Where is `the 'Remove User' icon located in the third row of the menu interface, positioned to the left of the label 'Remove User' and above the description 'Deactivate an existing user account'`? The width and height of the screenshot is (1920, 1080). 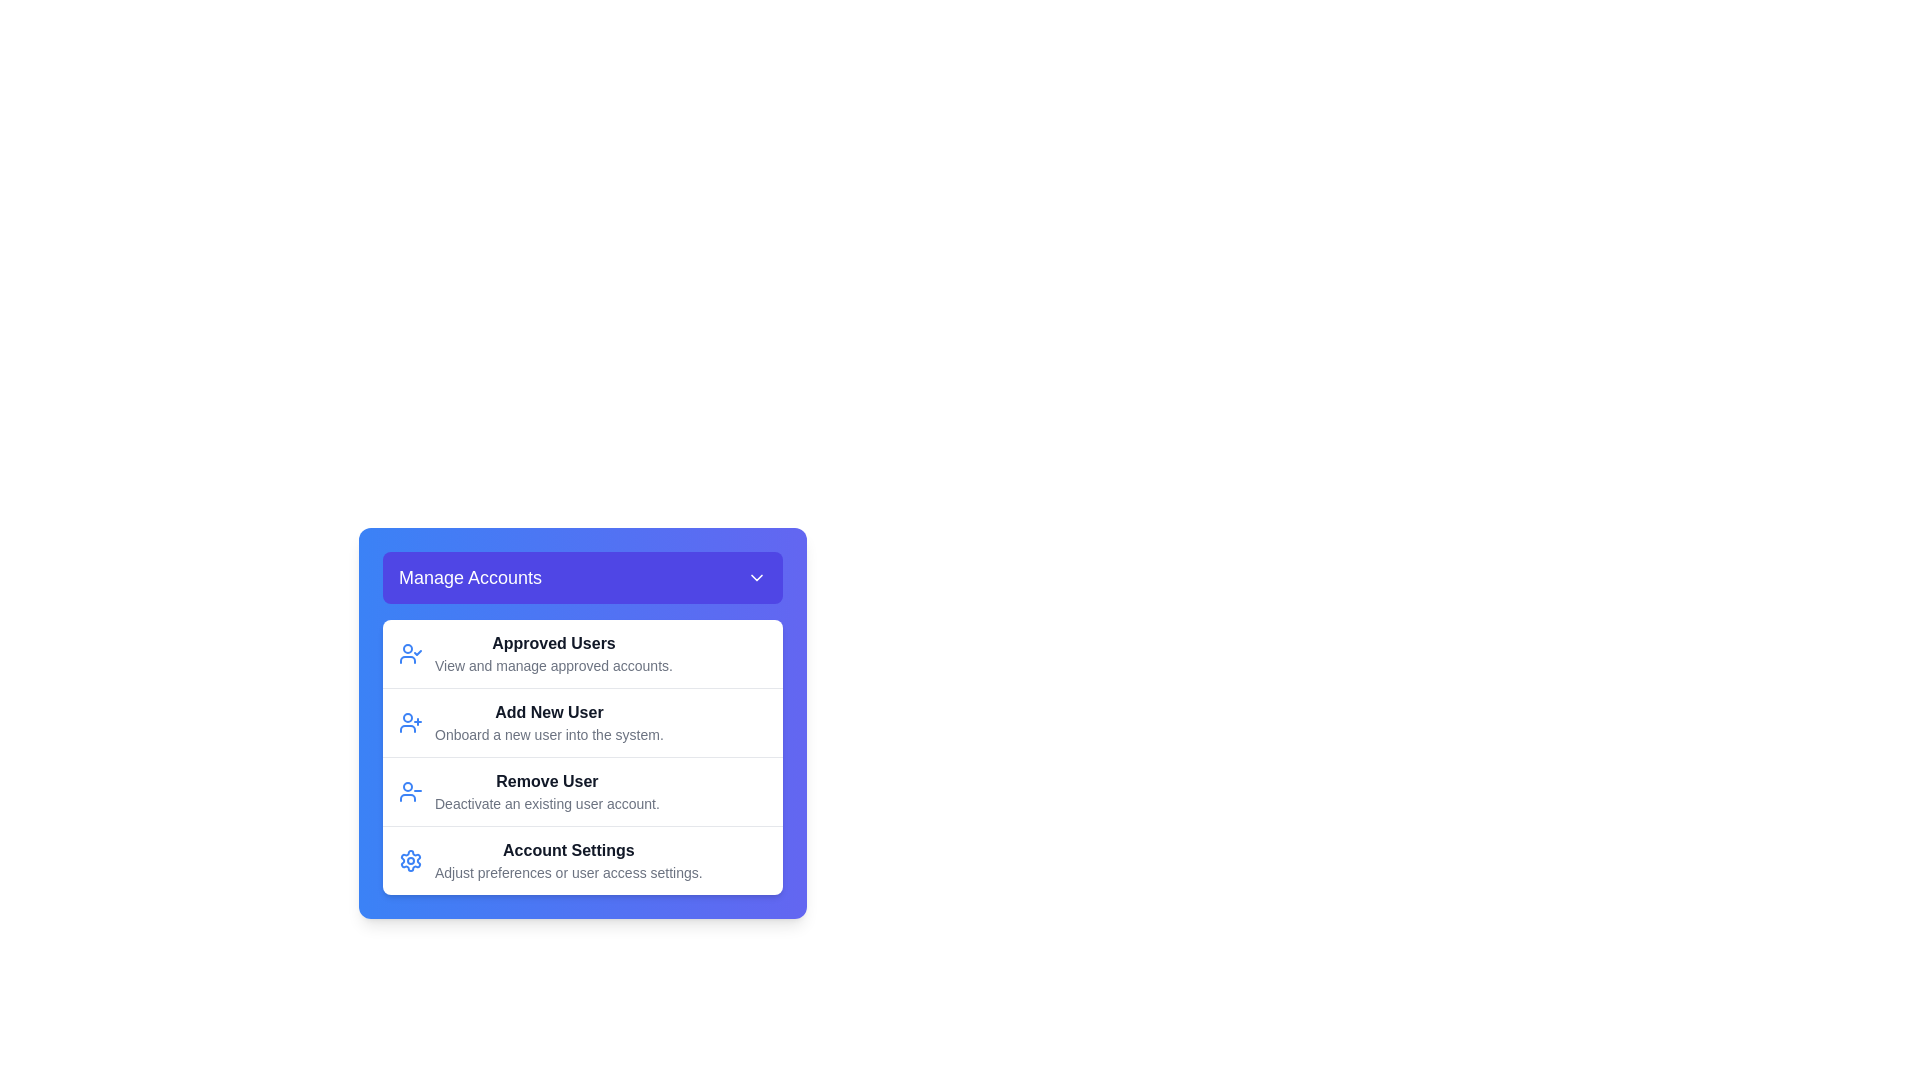 the 'Remove User' icon located in the third row of the menu interface, positioned to the left of the label 'Remove User' and above the description 'Deactivate an existing user account' is located at coordinates (410, 790).